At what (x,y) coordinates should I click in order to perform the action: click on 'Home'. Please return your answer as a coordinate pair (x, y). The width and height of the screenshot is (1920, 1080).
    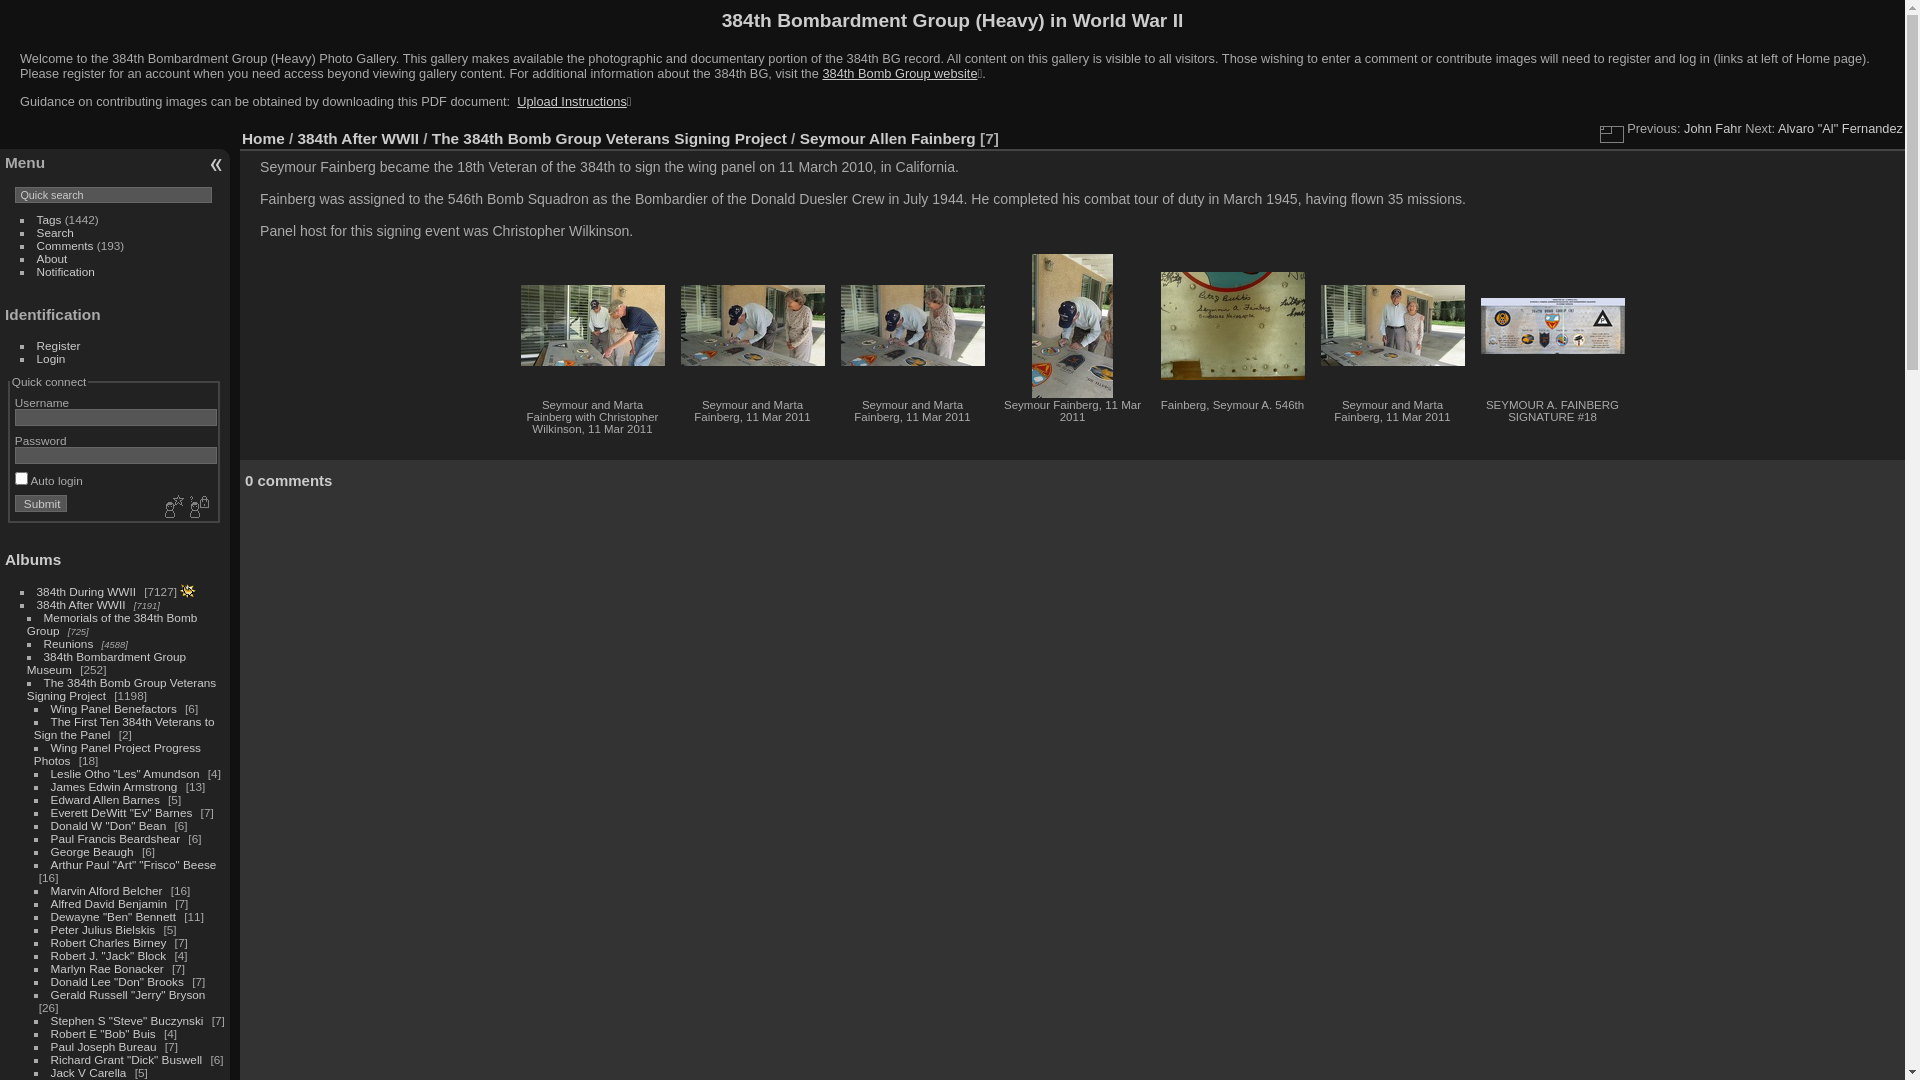
    Looking at the image, I should click on (240, 137).